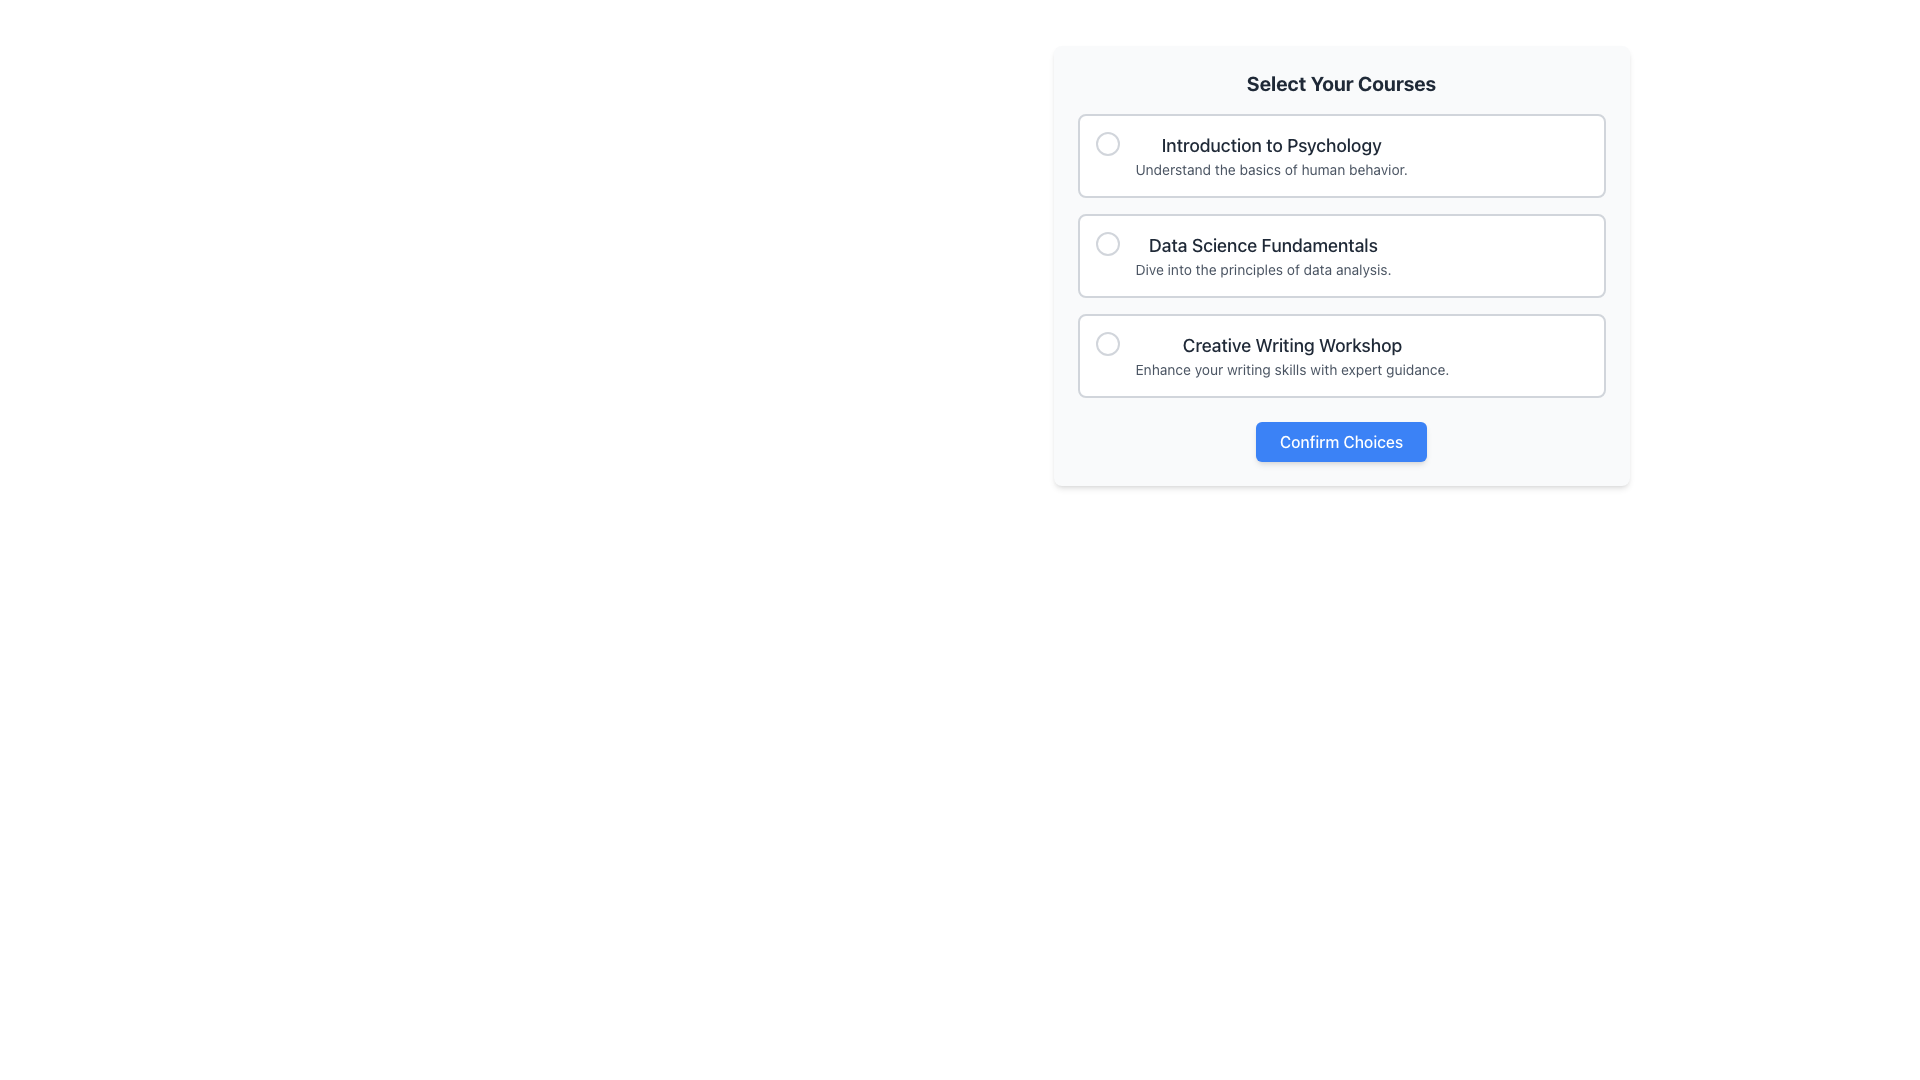 This screenshot has height=1080, width=1920. I want to click on the circular radio button located to the left of the 'Introduction to Psychology' option in the 'Select Your Courses' section for visual feedback, so click(1106, 142).